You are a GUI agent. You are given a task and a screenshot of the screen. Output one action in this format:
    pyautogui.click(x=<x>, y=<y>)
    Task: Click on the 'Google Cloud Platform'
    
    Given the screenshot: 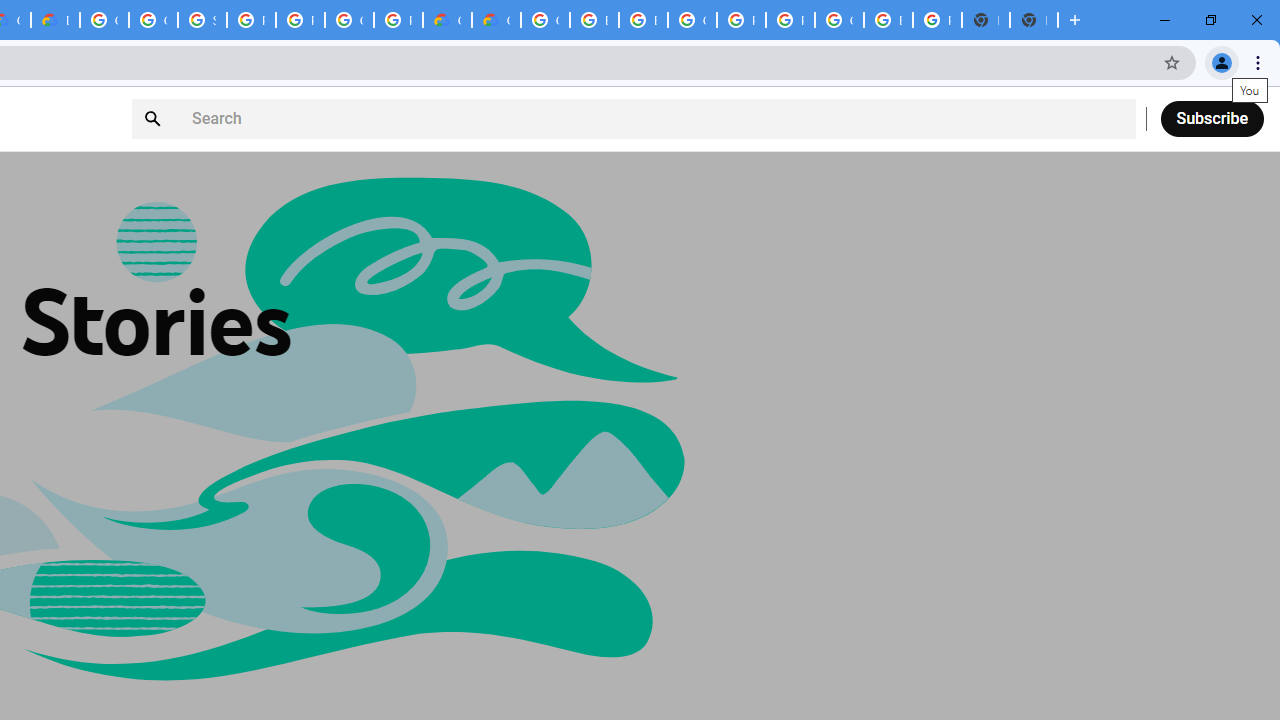 What is the action you would take?
    pyautogui.click(x=545, y=20)
    